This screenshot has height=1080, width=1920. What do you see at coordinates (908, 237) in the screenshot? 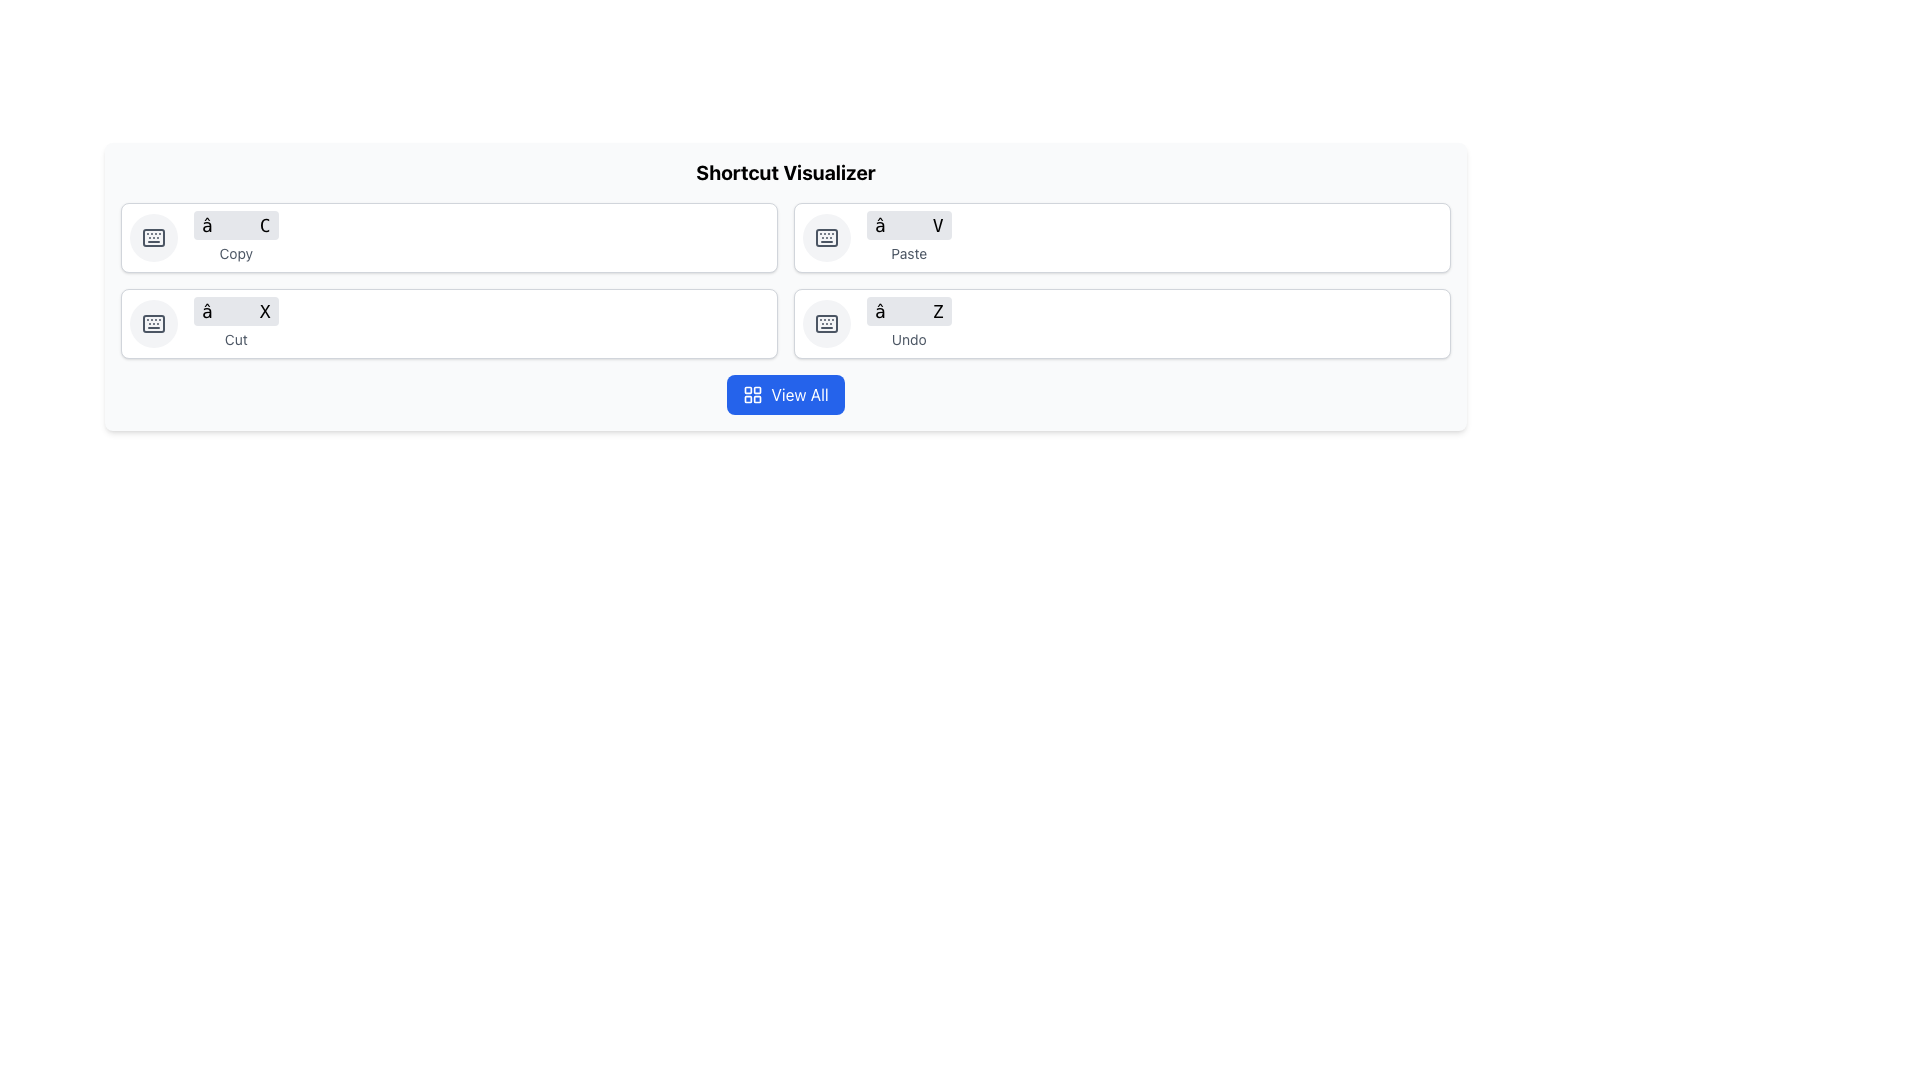
I see `the Label or Instructional Card containing the text 'â V' and 'Paste' which is styled in two rows, located towards the right side among similar elements` at bounding box center [908, 237].